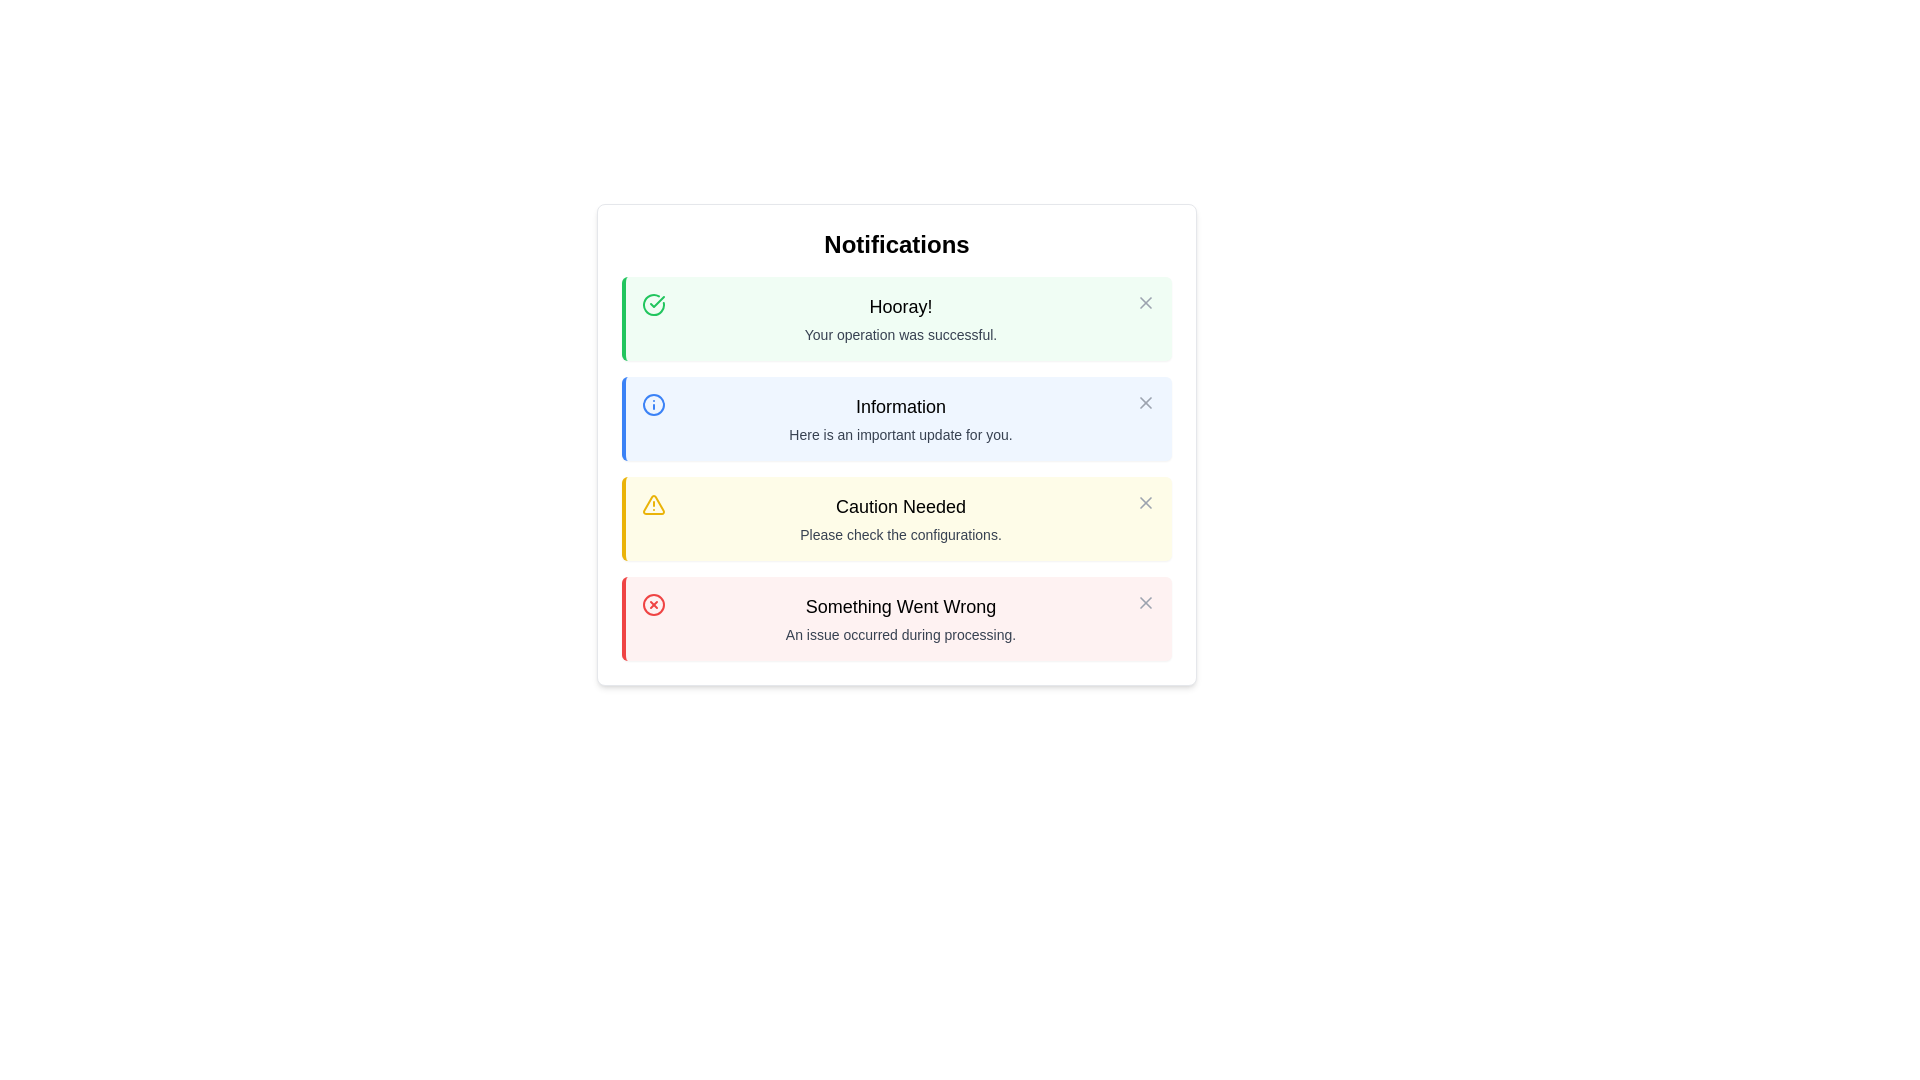 This screenshot has width=1920, height=1080. I want to click on the error notification in the notification panel, which is the fourth in a vertical list and located below the 'Caution Needed' notification, so click(896, 617).